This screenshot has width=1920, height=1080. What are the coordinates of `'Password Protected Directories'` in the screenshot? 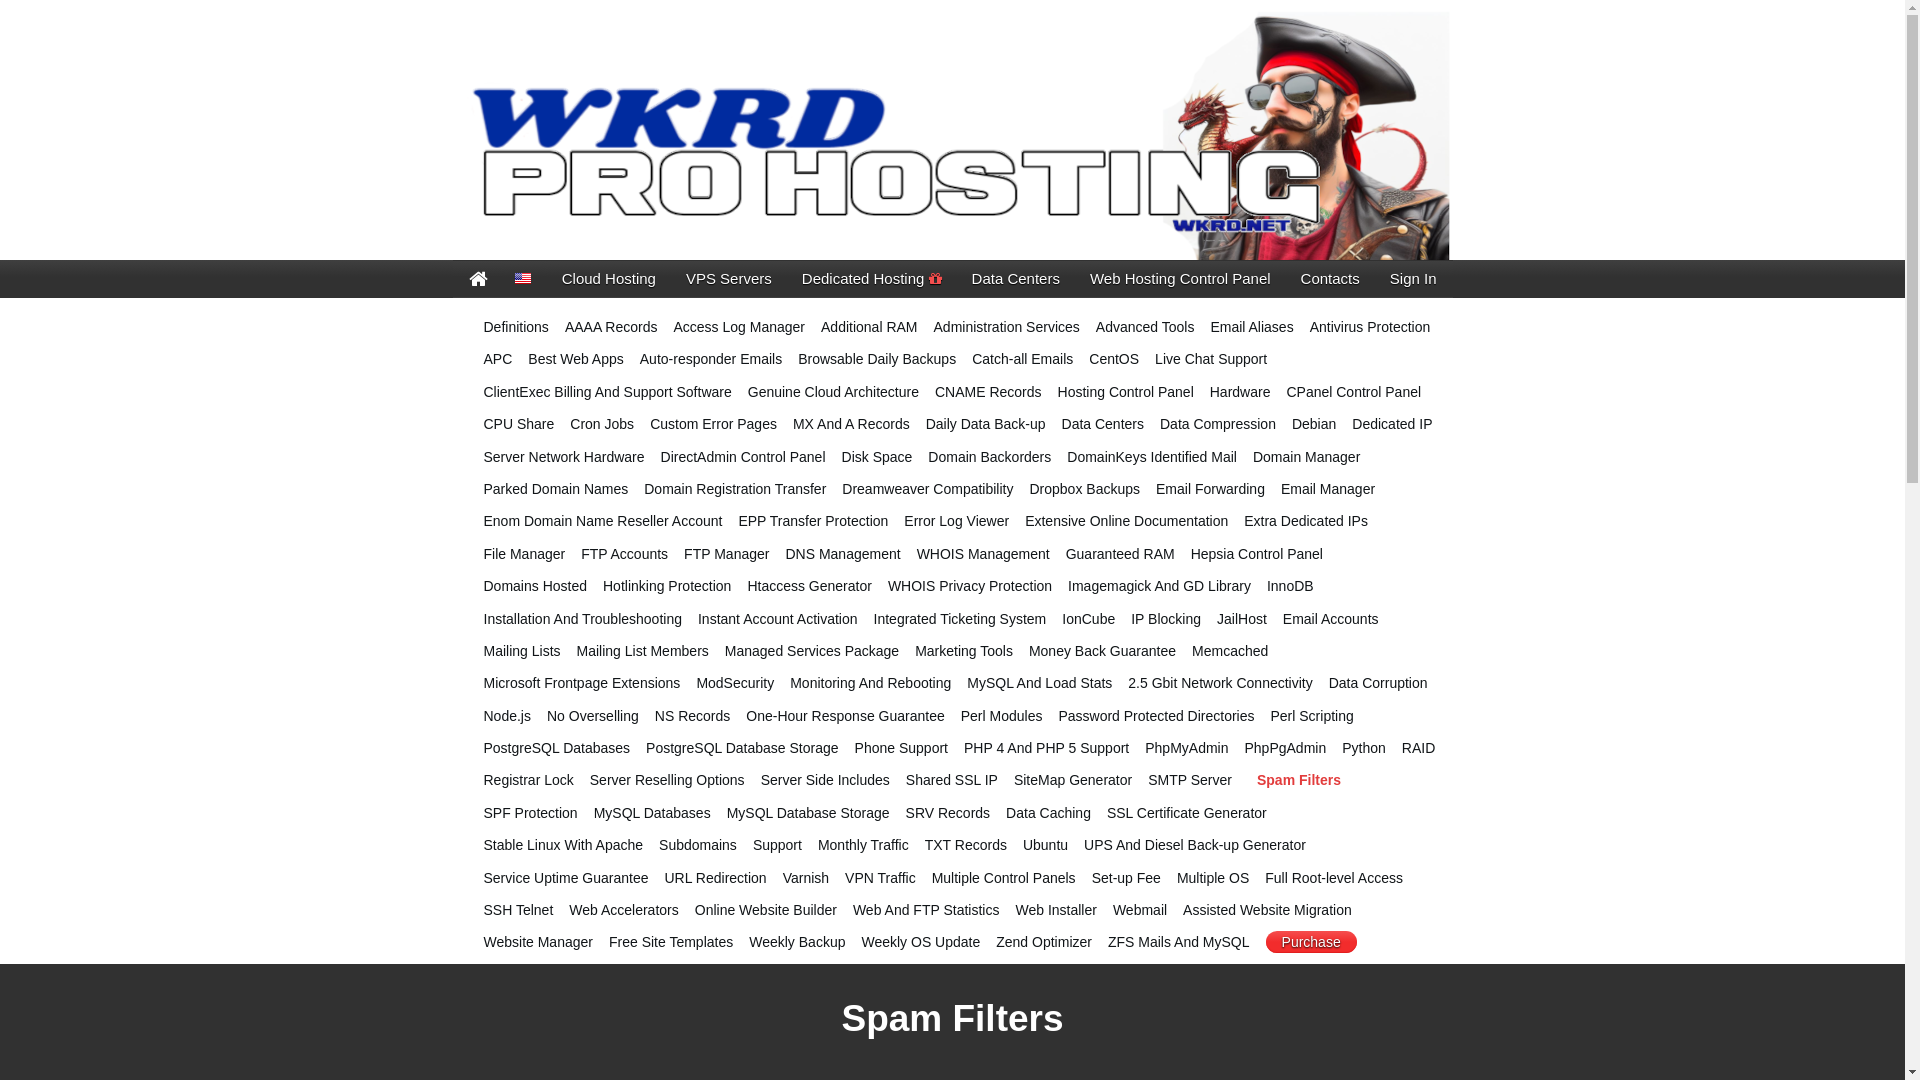 It's located at (1156, 715).